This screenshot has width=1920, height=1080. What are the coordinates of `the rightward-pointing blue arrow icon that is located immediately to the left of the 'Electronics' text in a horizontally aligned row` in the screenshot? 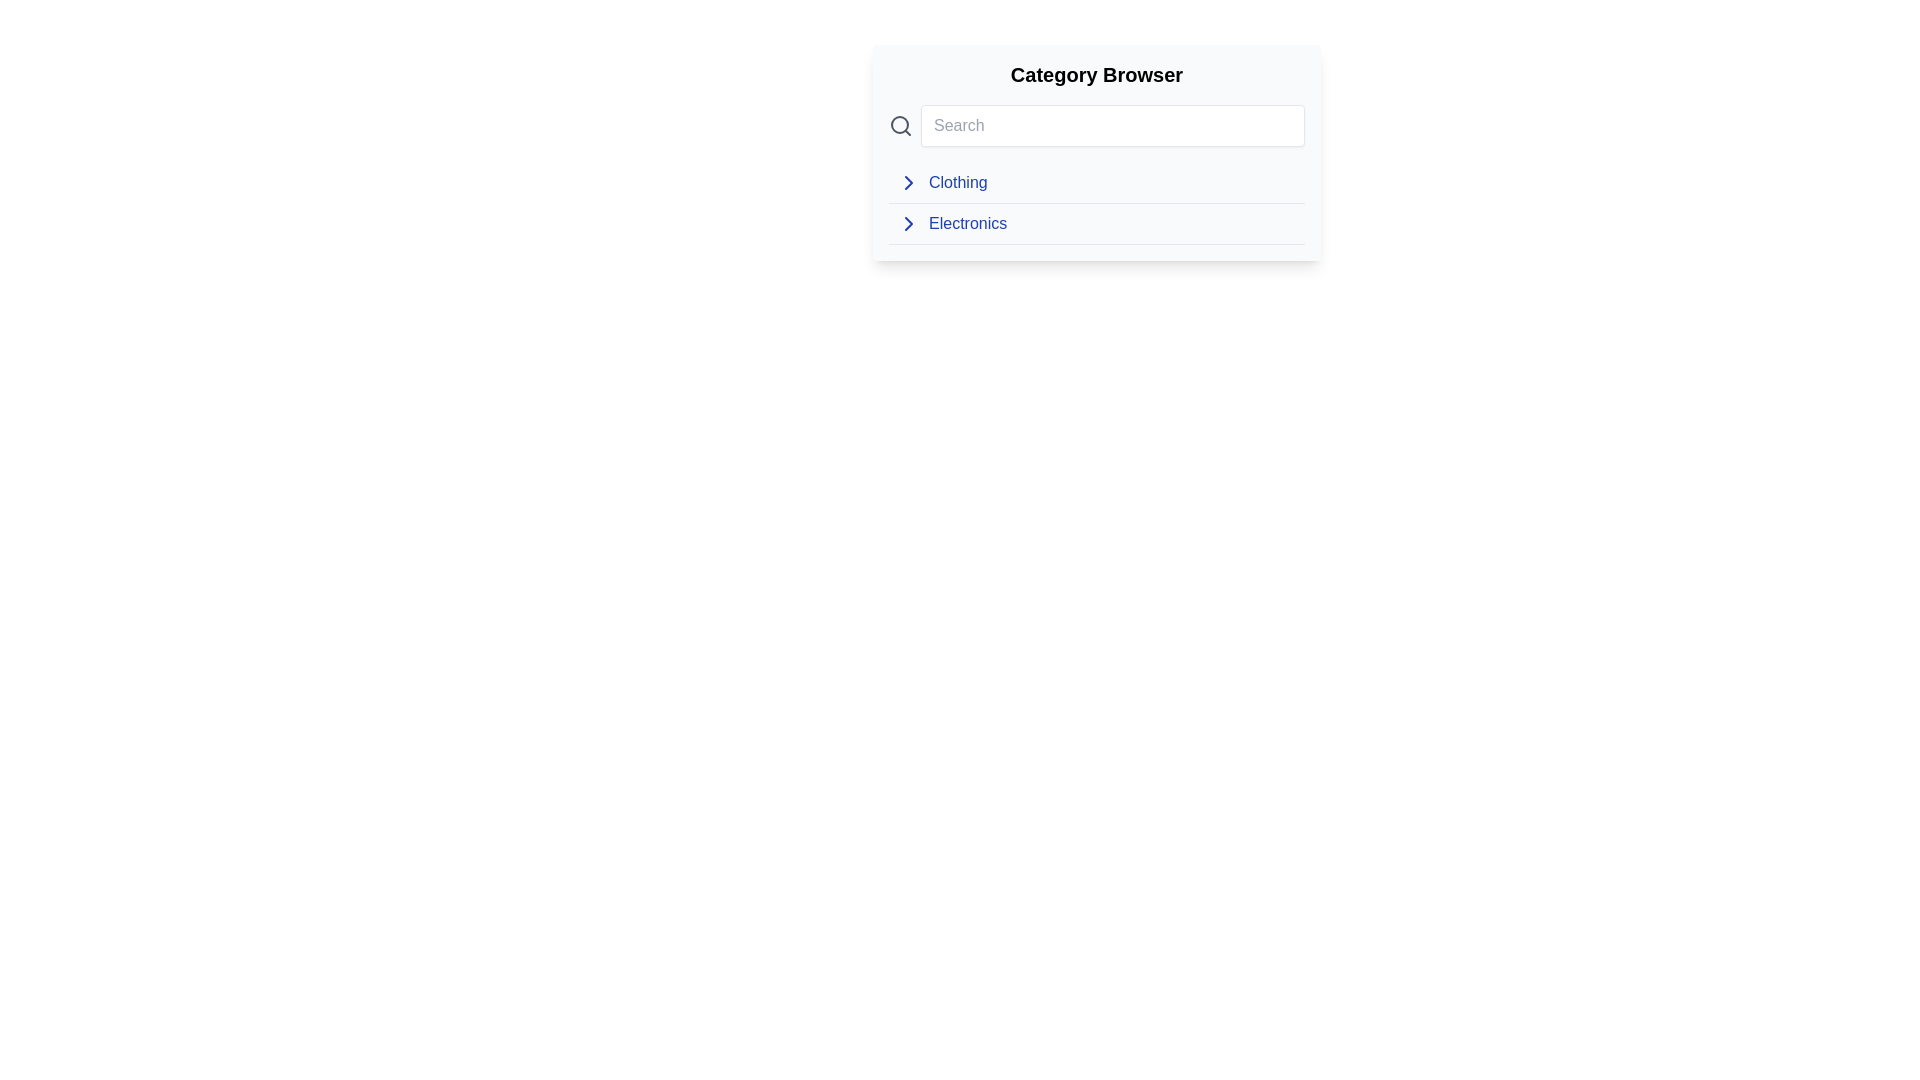 It's located at (907, 223).